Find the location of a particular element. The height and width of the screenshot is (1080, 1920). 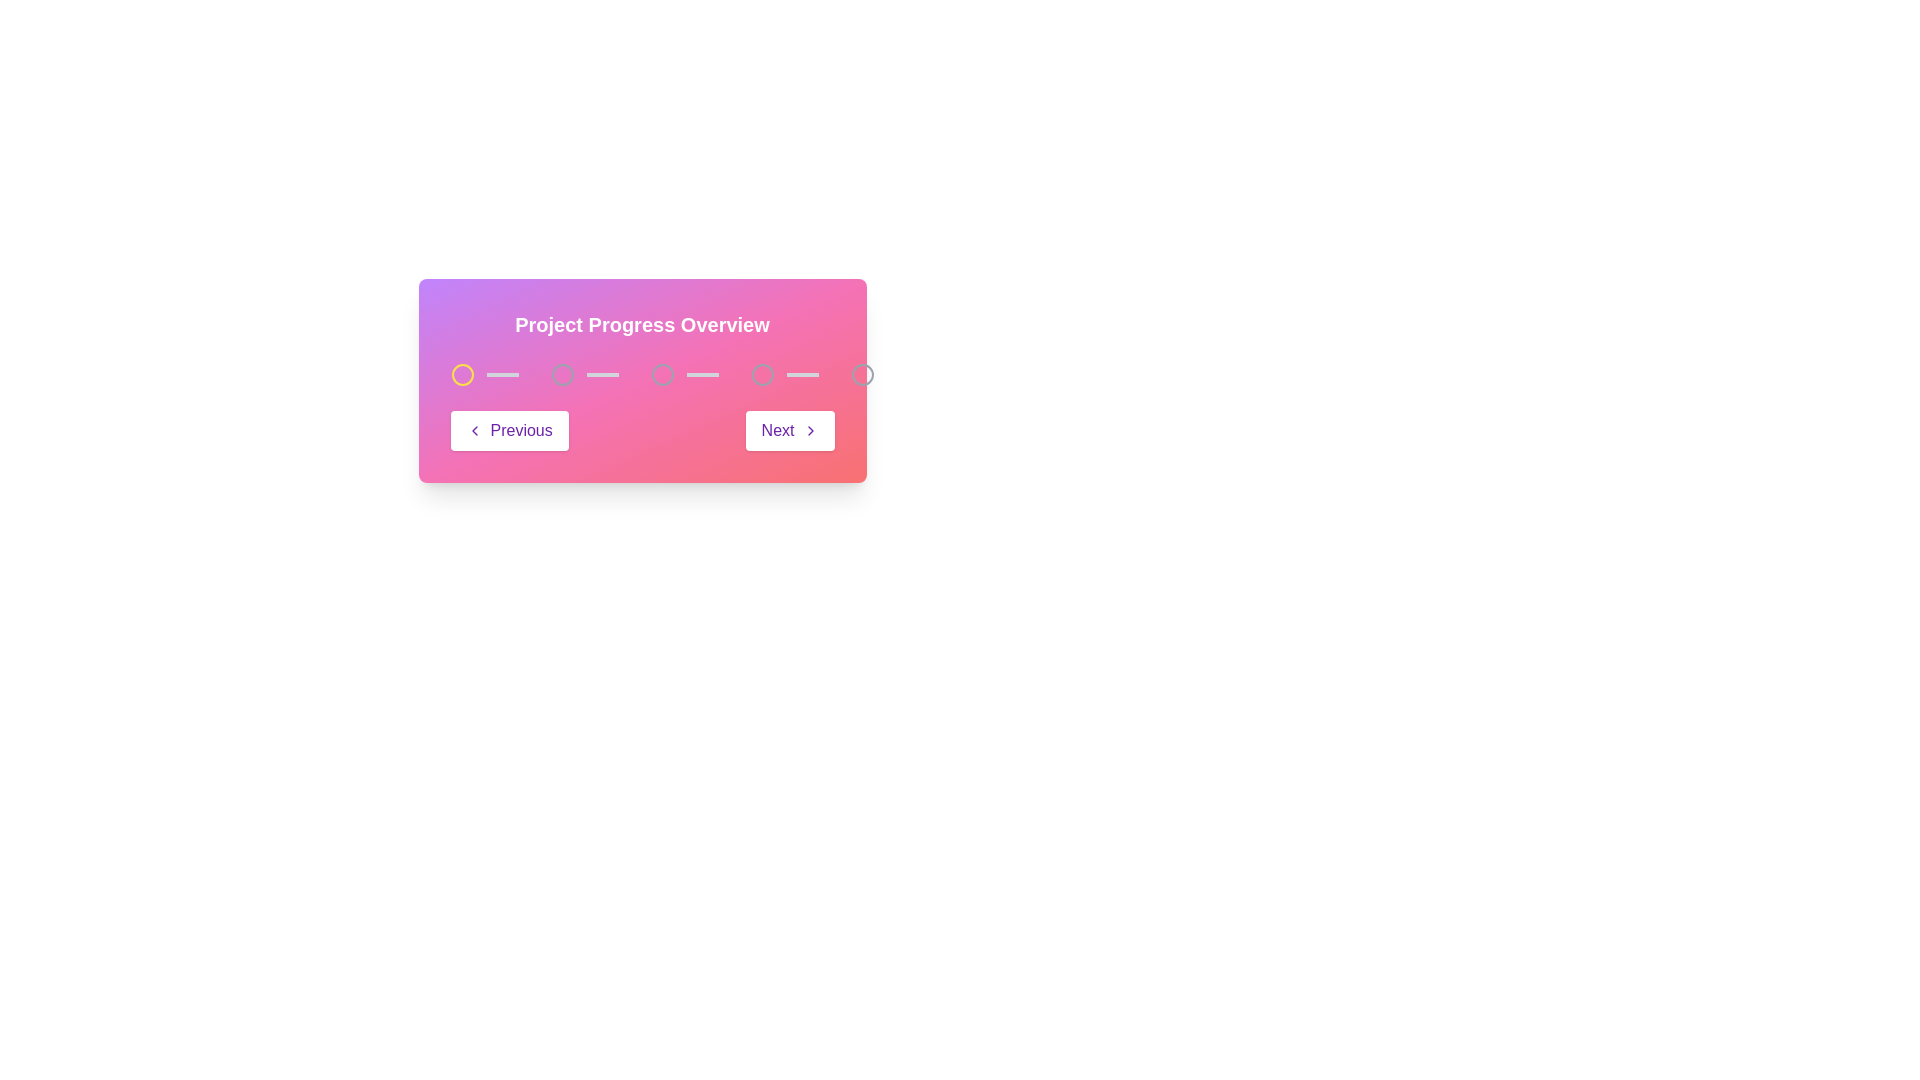

the third visual divider element, a thin light gray horizontal line with rounded corners, positioned between the 'Previous' and 'Next' buttons is located at coordinates (601, 374).